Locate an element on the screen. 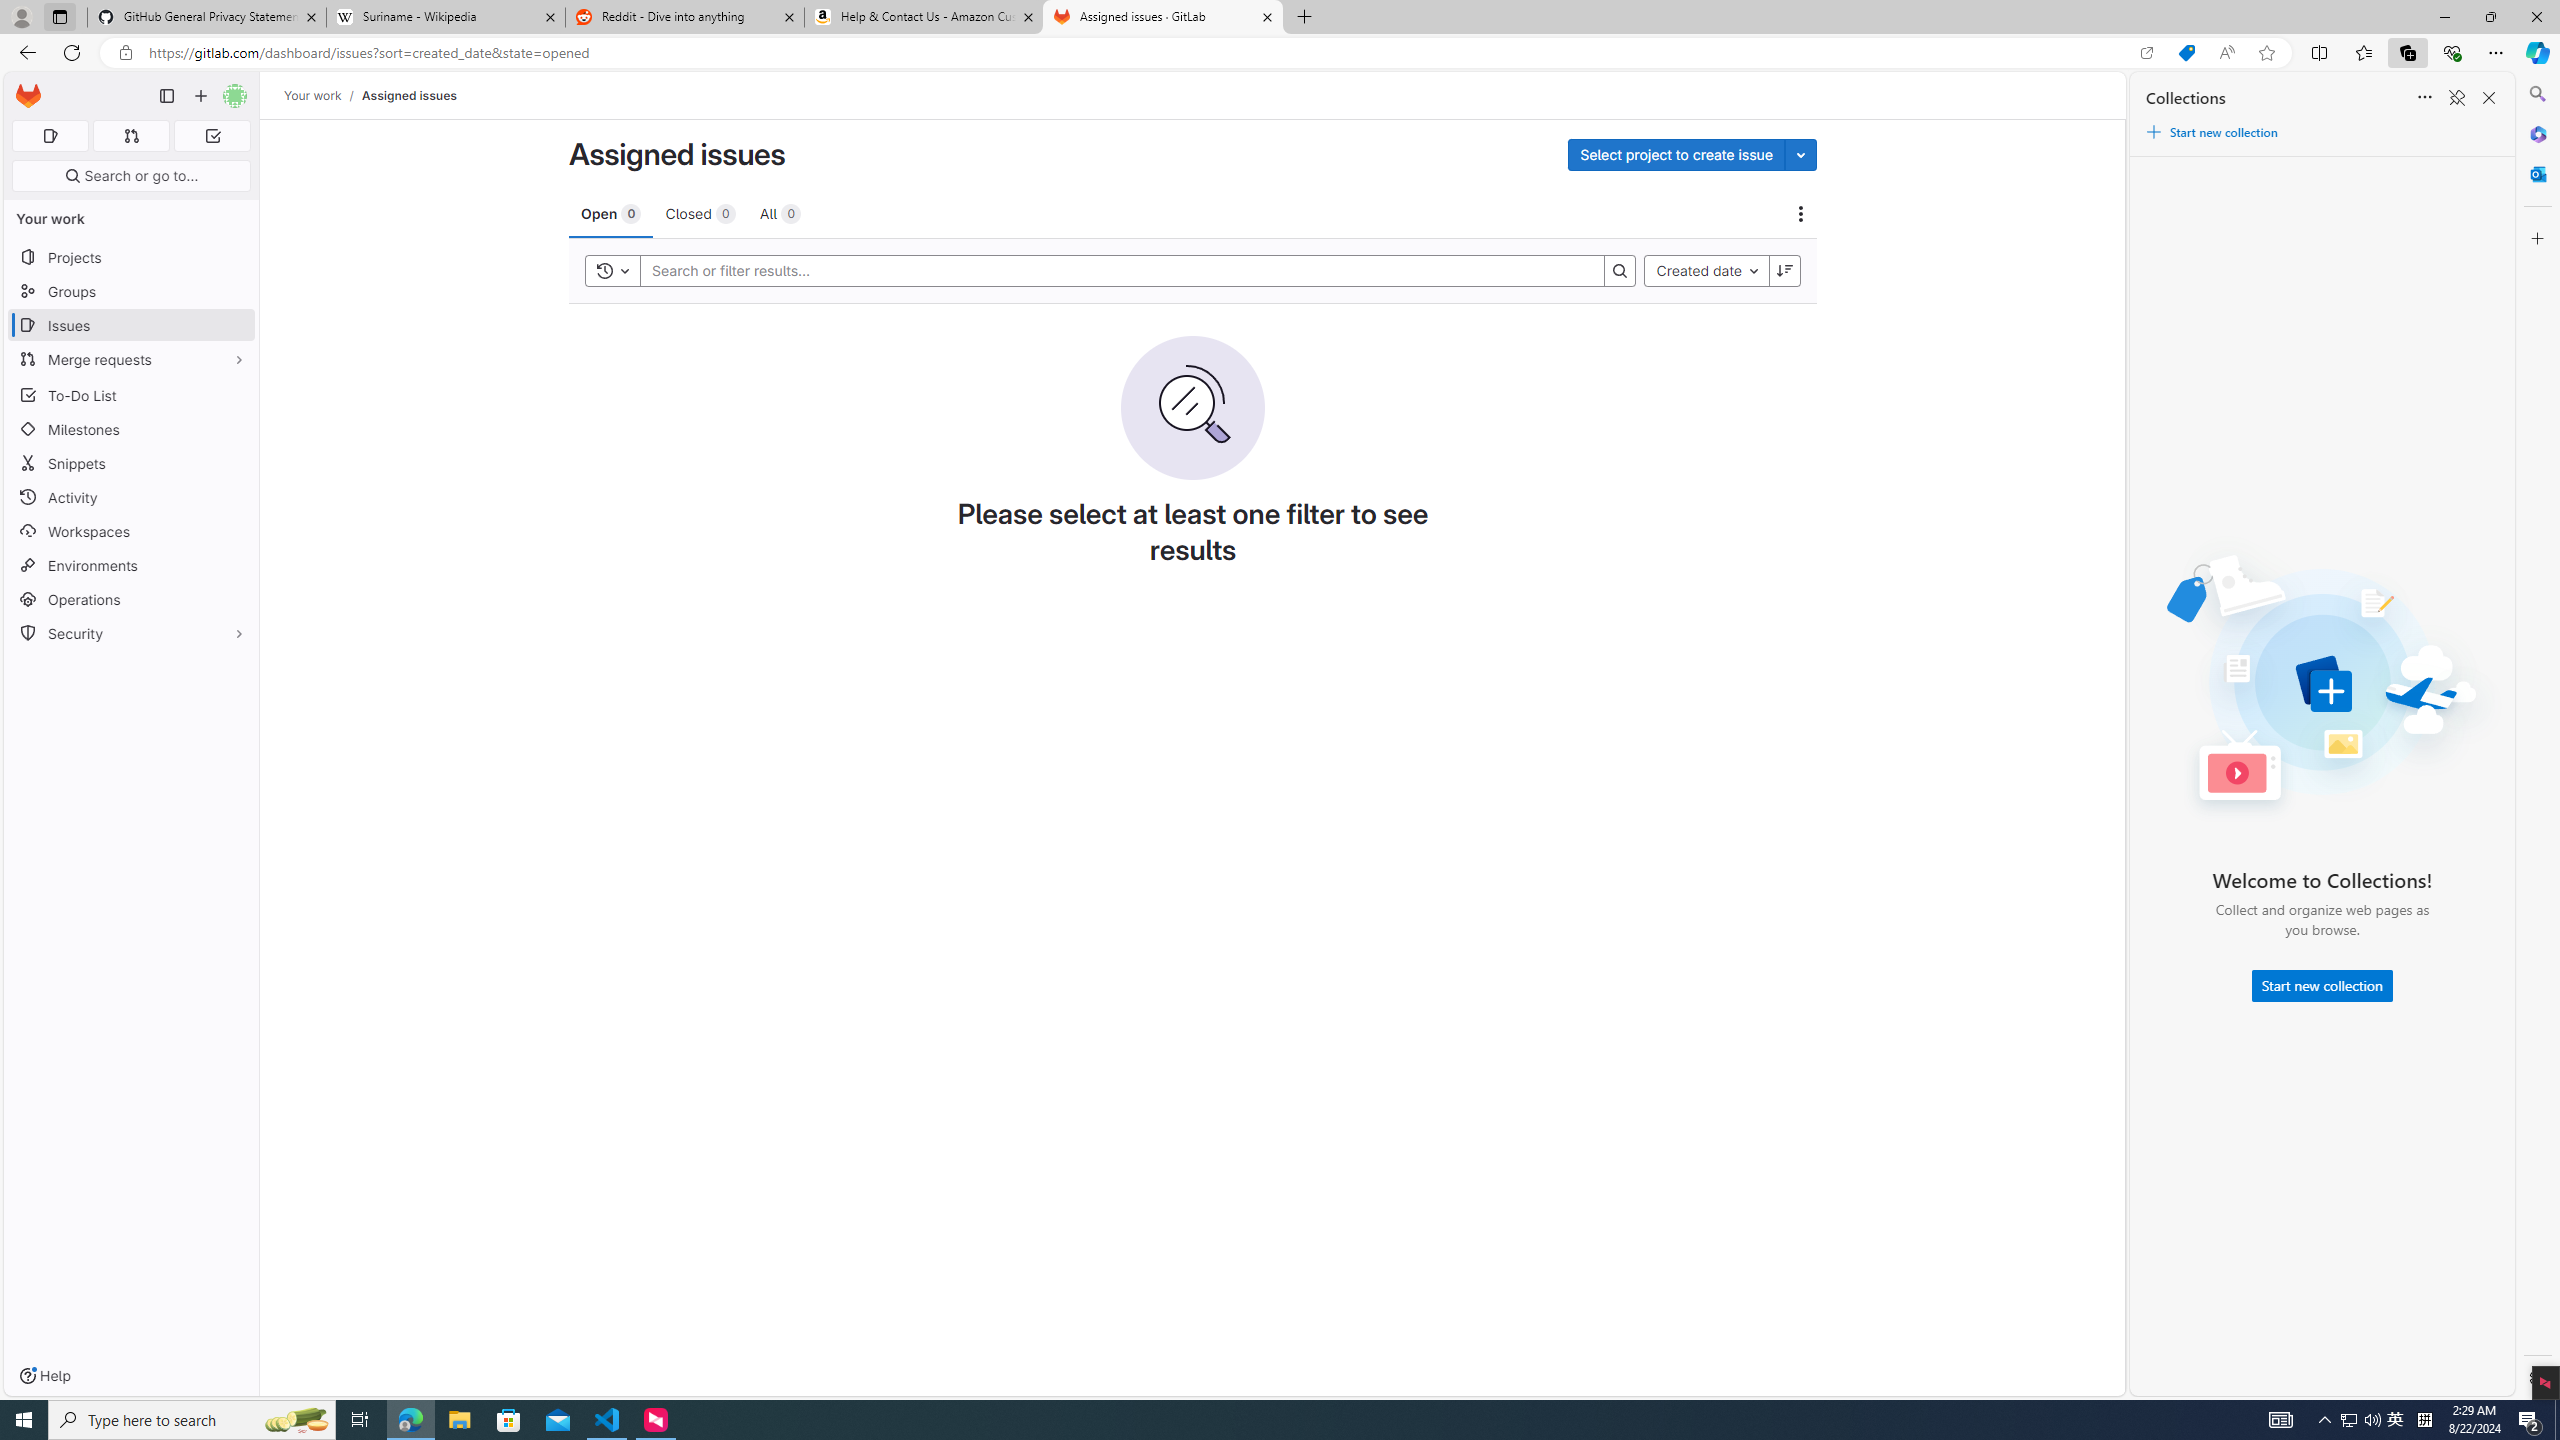 The image size is (2560, 1440). 'Security' is located at coordinates (130, 631).